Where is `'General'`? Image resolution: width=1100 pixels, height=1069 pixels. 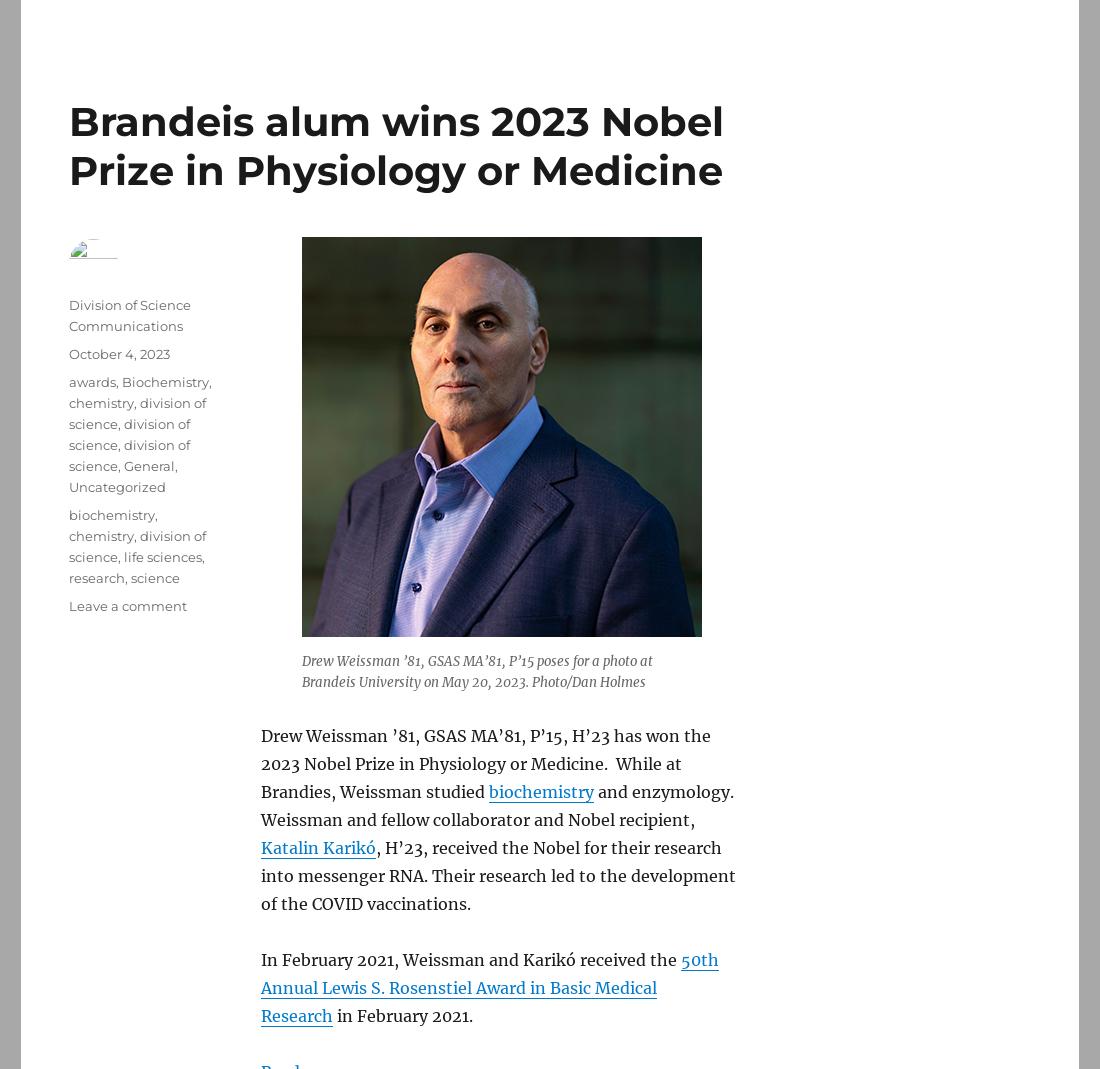
'General' is located at coordinates (148, 464).